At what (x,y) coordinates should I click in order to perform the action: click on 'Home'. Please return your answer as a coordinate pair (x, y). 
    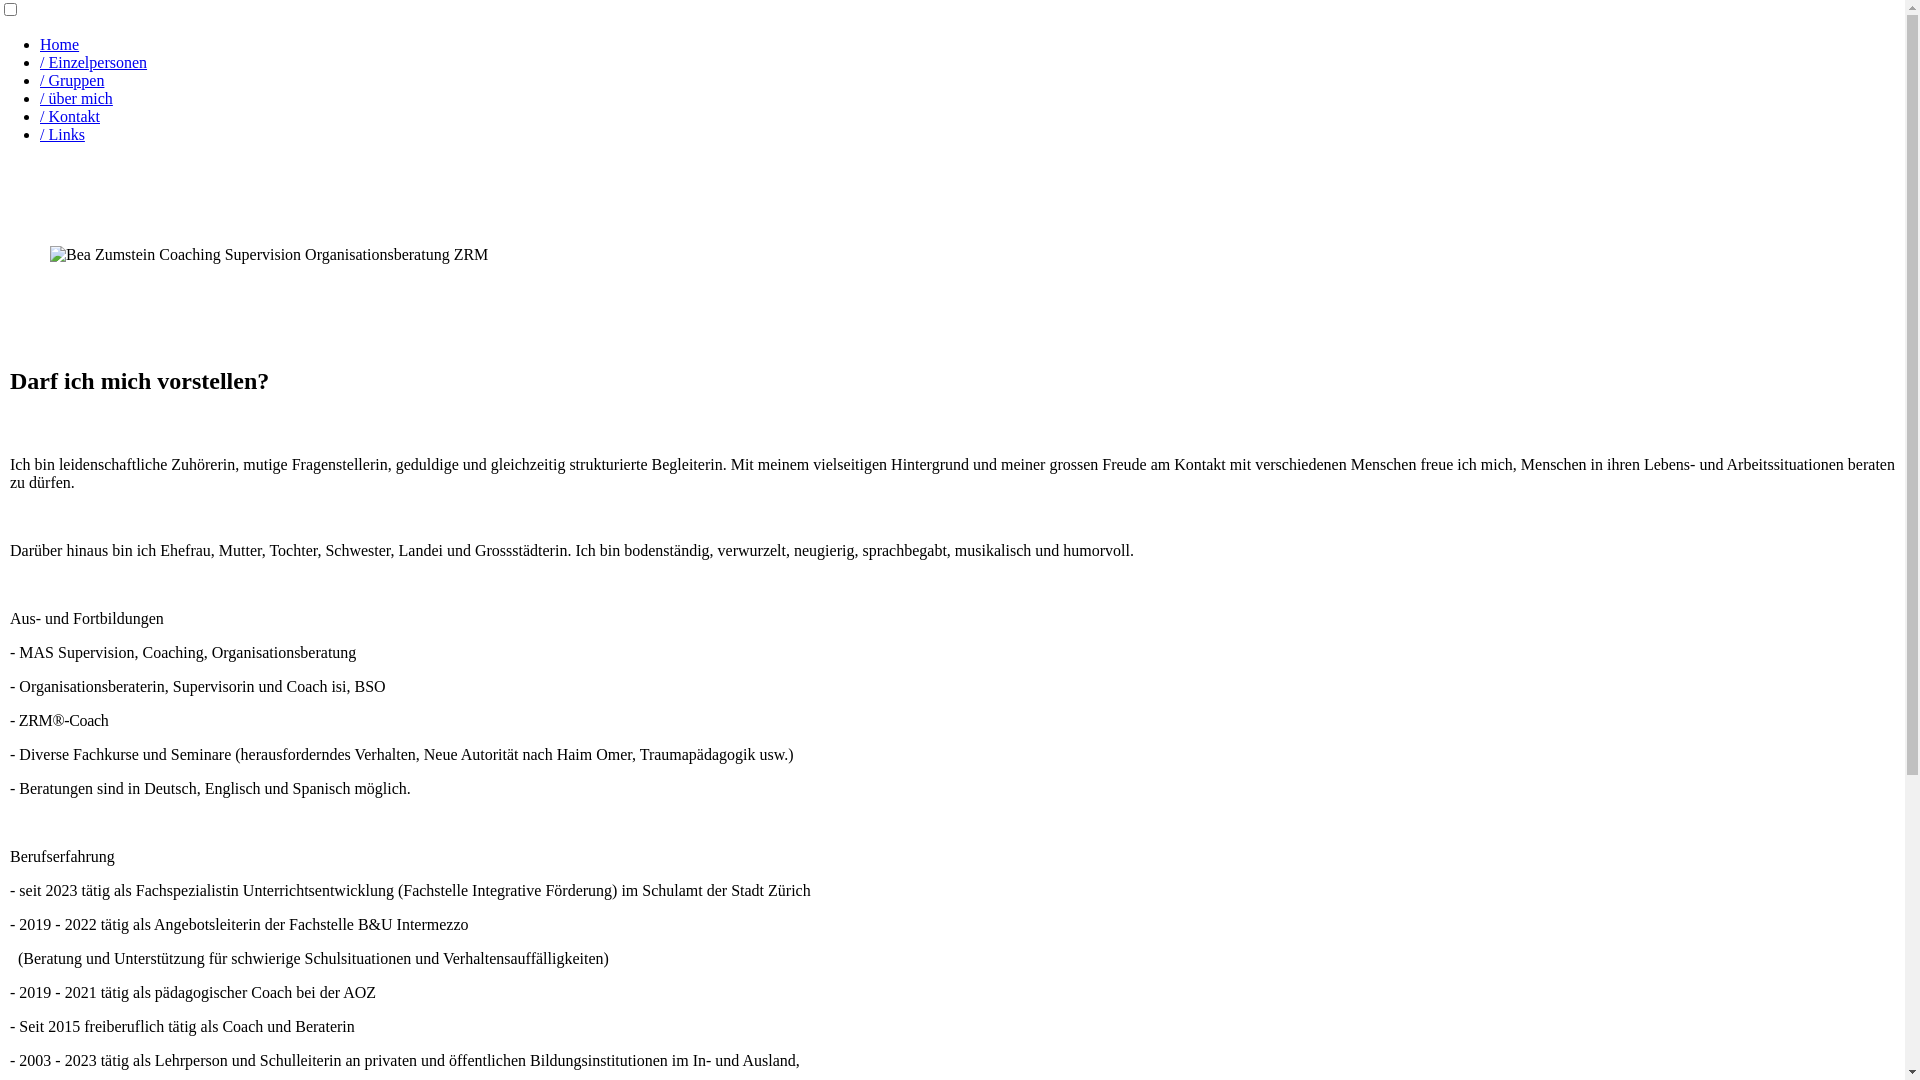
    Looking at the image, I should click on (39, 44).